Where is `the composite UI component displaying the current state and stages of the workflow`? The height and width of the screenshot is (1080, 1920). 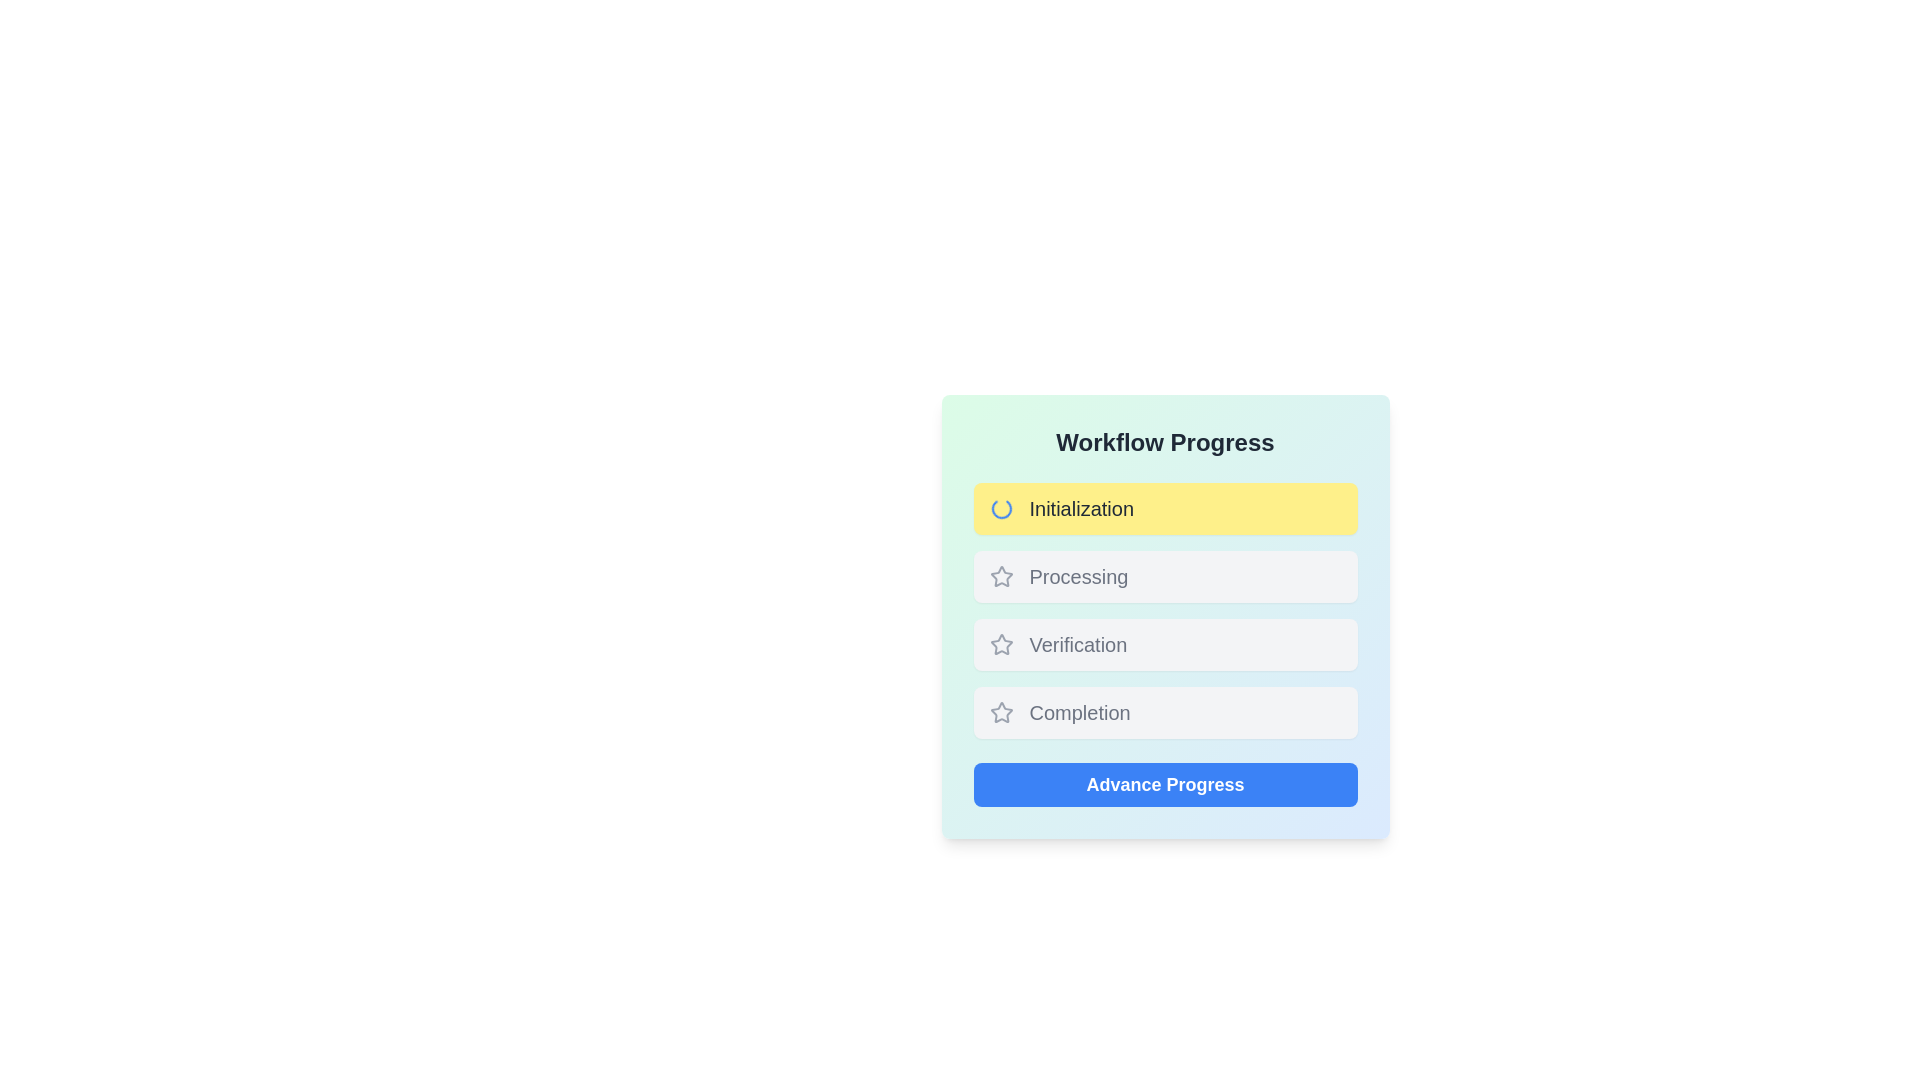
the composite UI component displaying the current state and stages of the workflow is located at coordinates (1165, 616).